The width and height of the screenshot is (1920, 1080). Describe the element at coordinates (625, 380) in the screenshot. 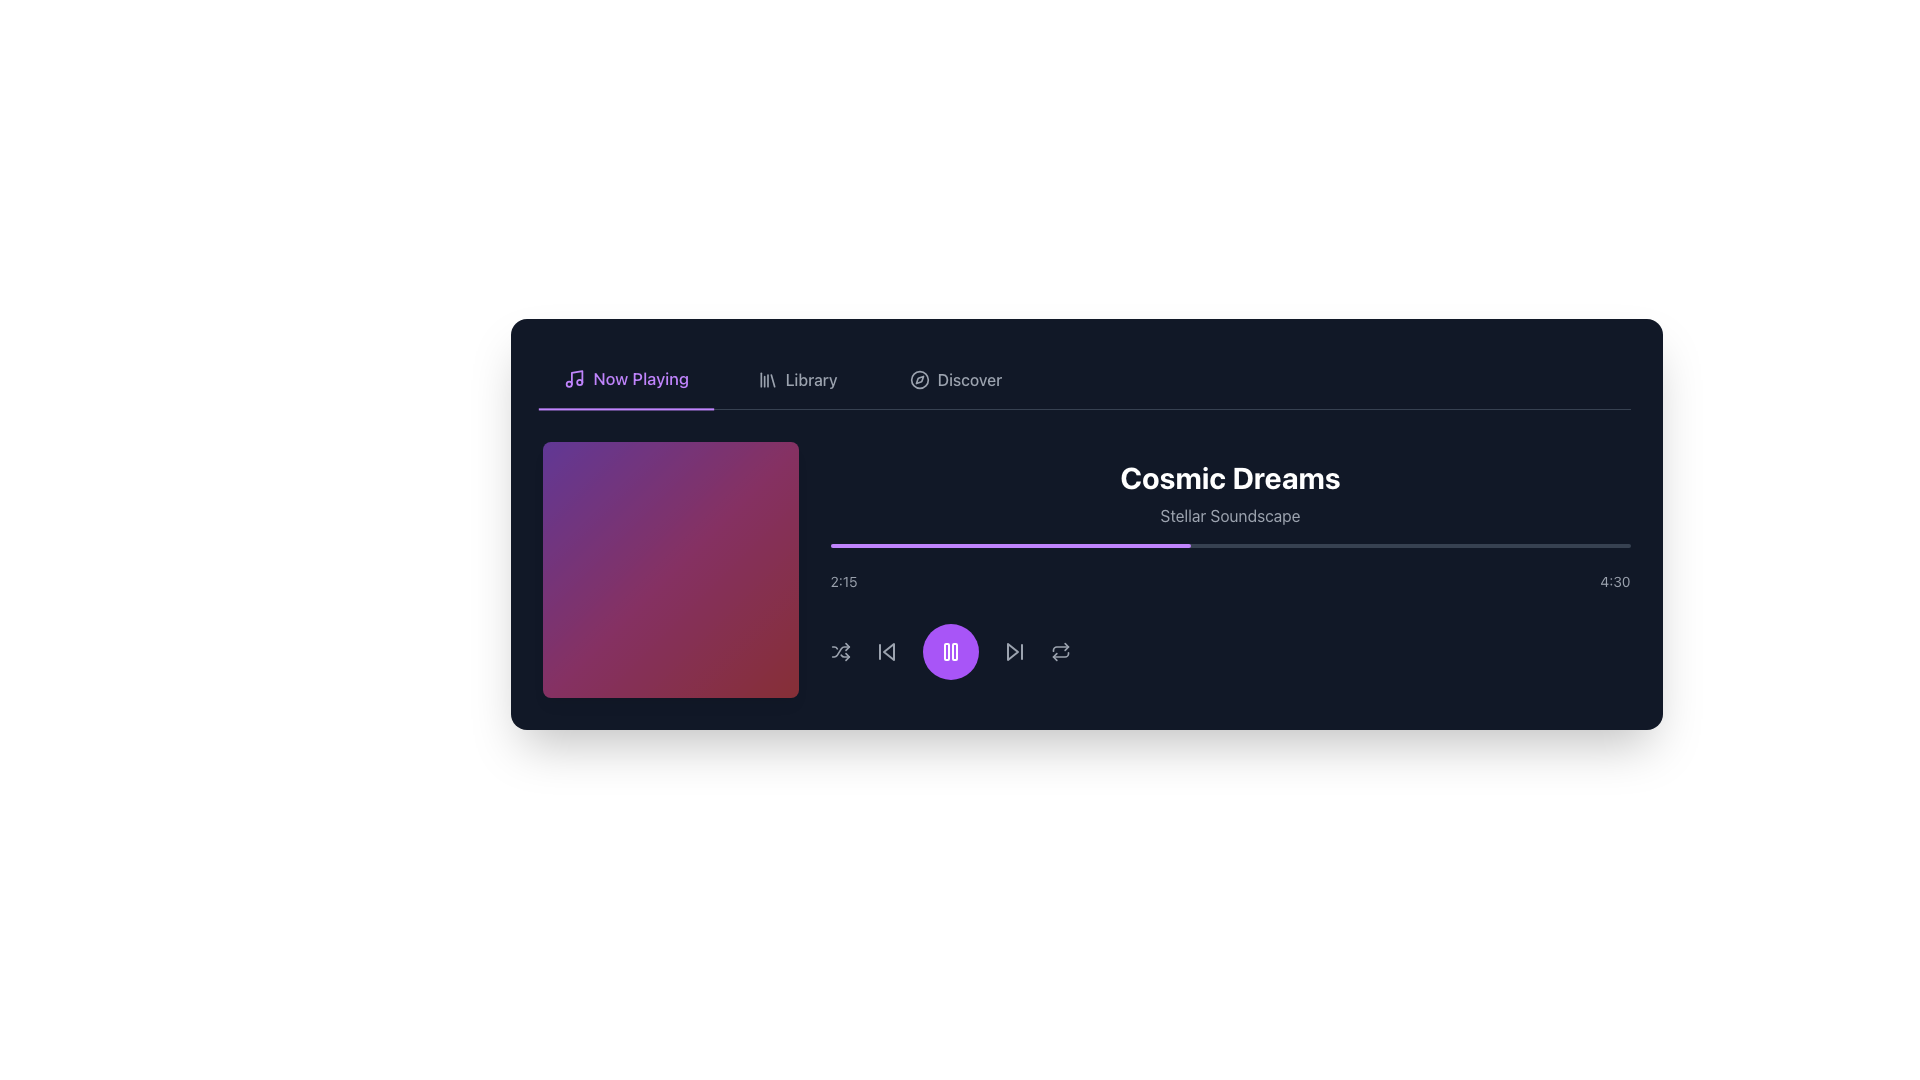

I see `the 'Now Playing' navigation tab, which includes a musical note icon and is styled in purple color` at that location.